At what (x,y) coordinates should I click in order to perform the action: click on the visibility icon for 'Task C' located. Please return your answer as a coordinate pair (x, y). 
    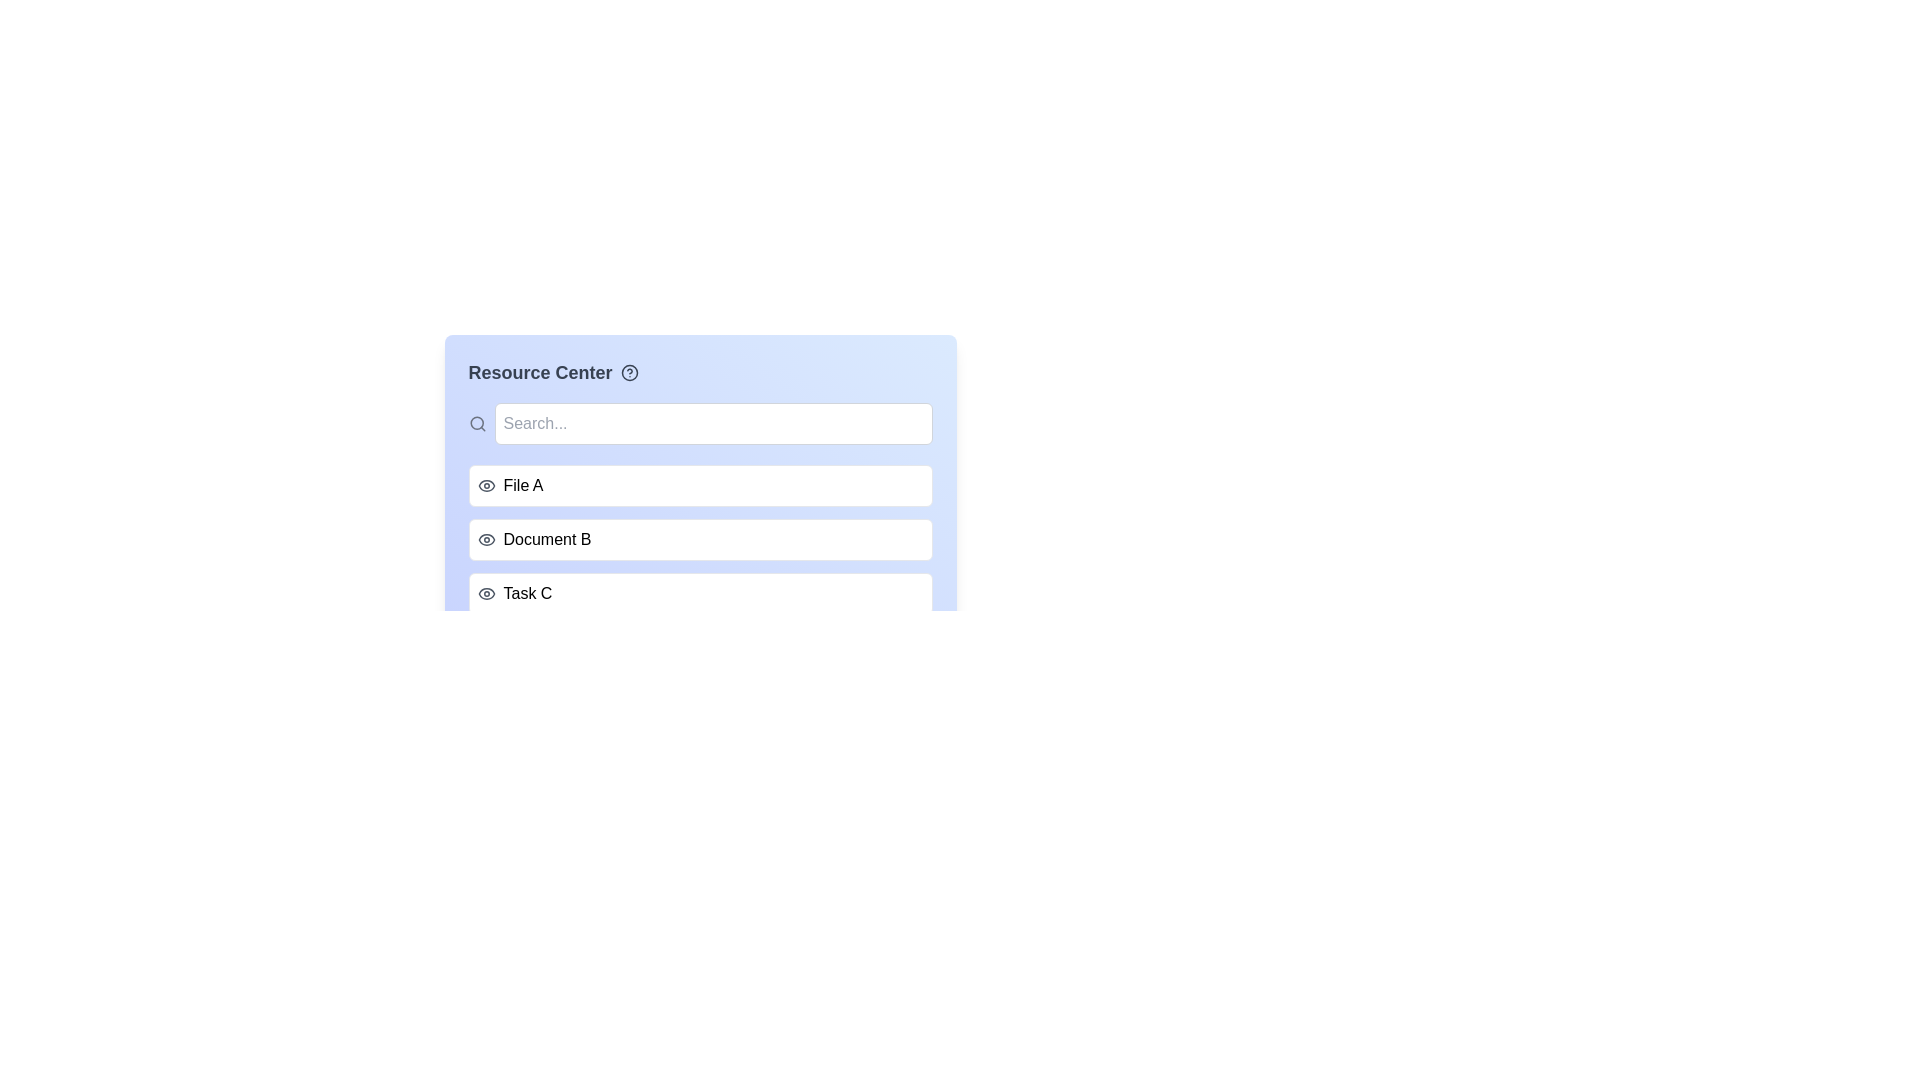
    Looking at the image, I should click on (486, 593).